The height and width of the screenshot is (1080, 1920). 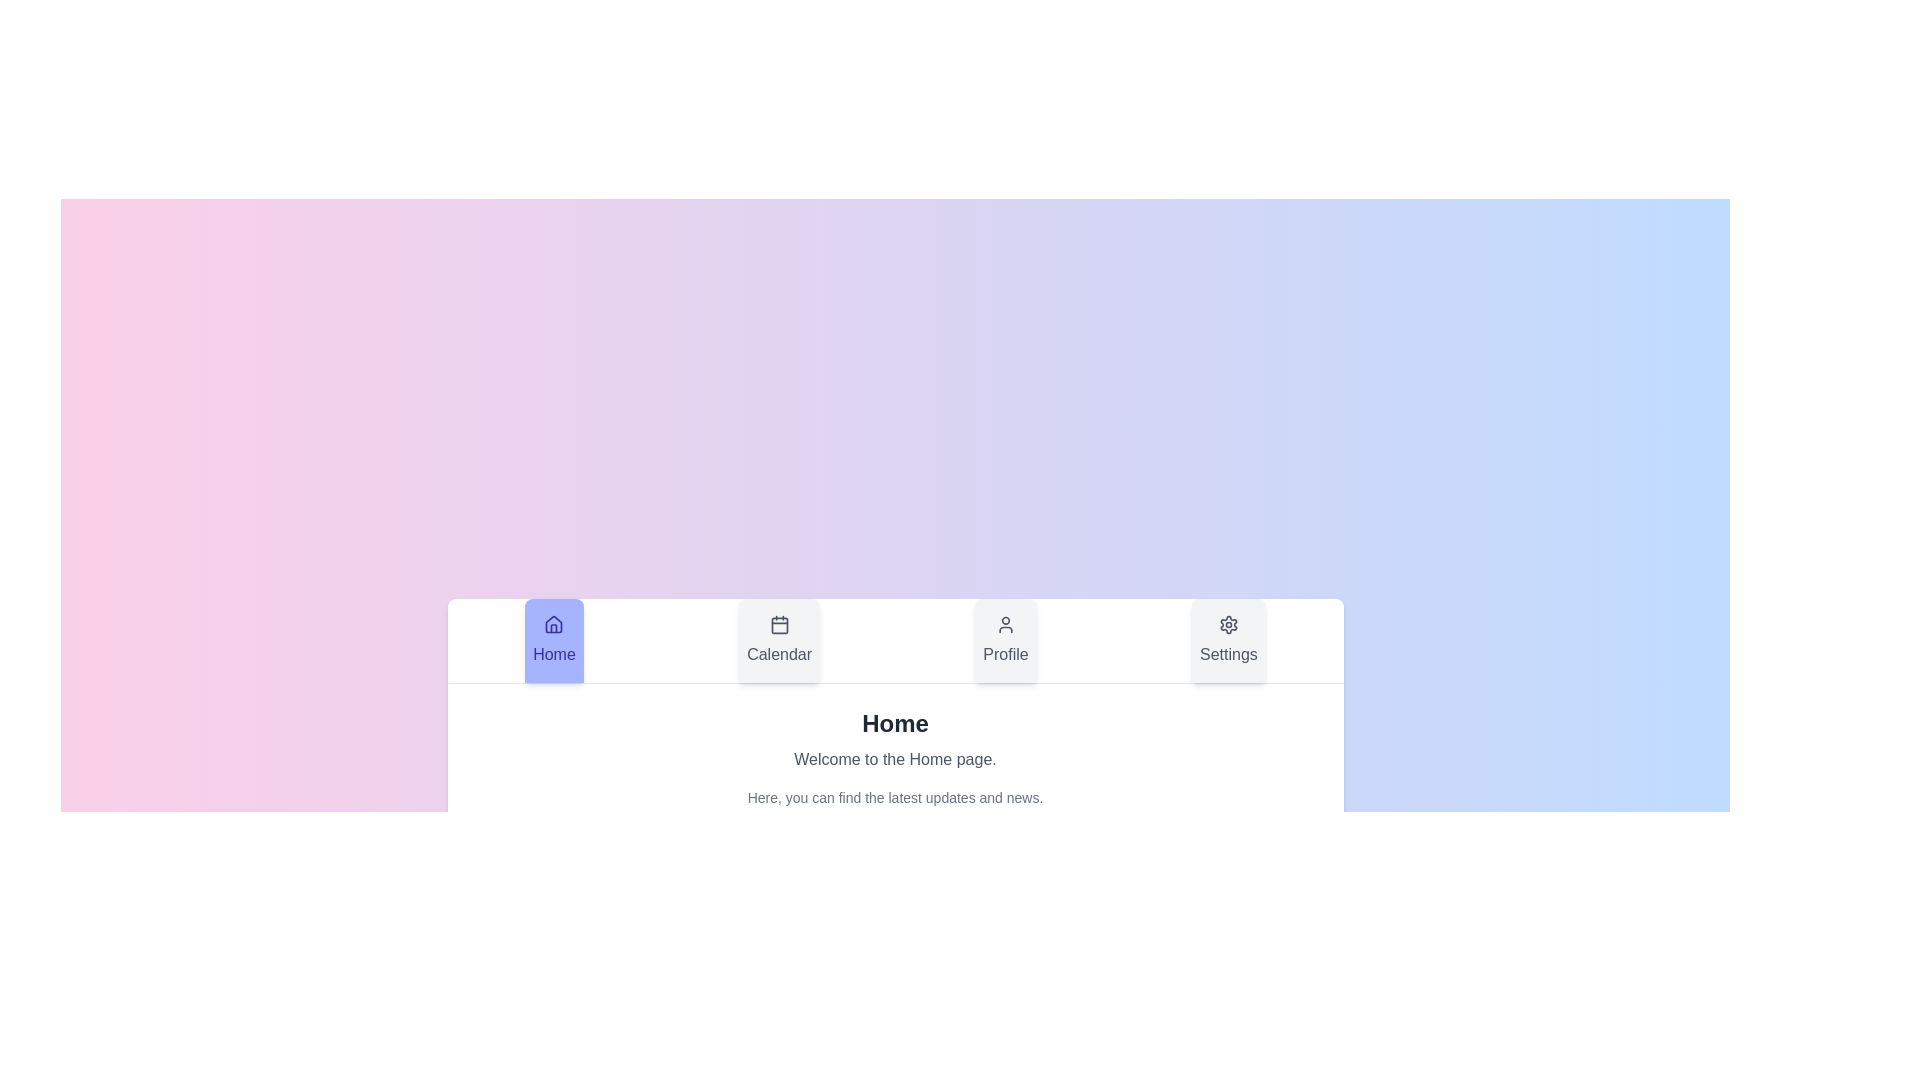 I want to click on the tab labeled Calendar, so click(x=778, y=640).